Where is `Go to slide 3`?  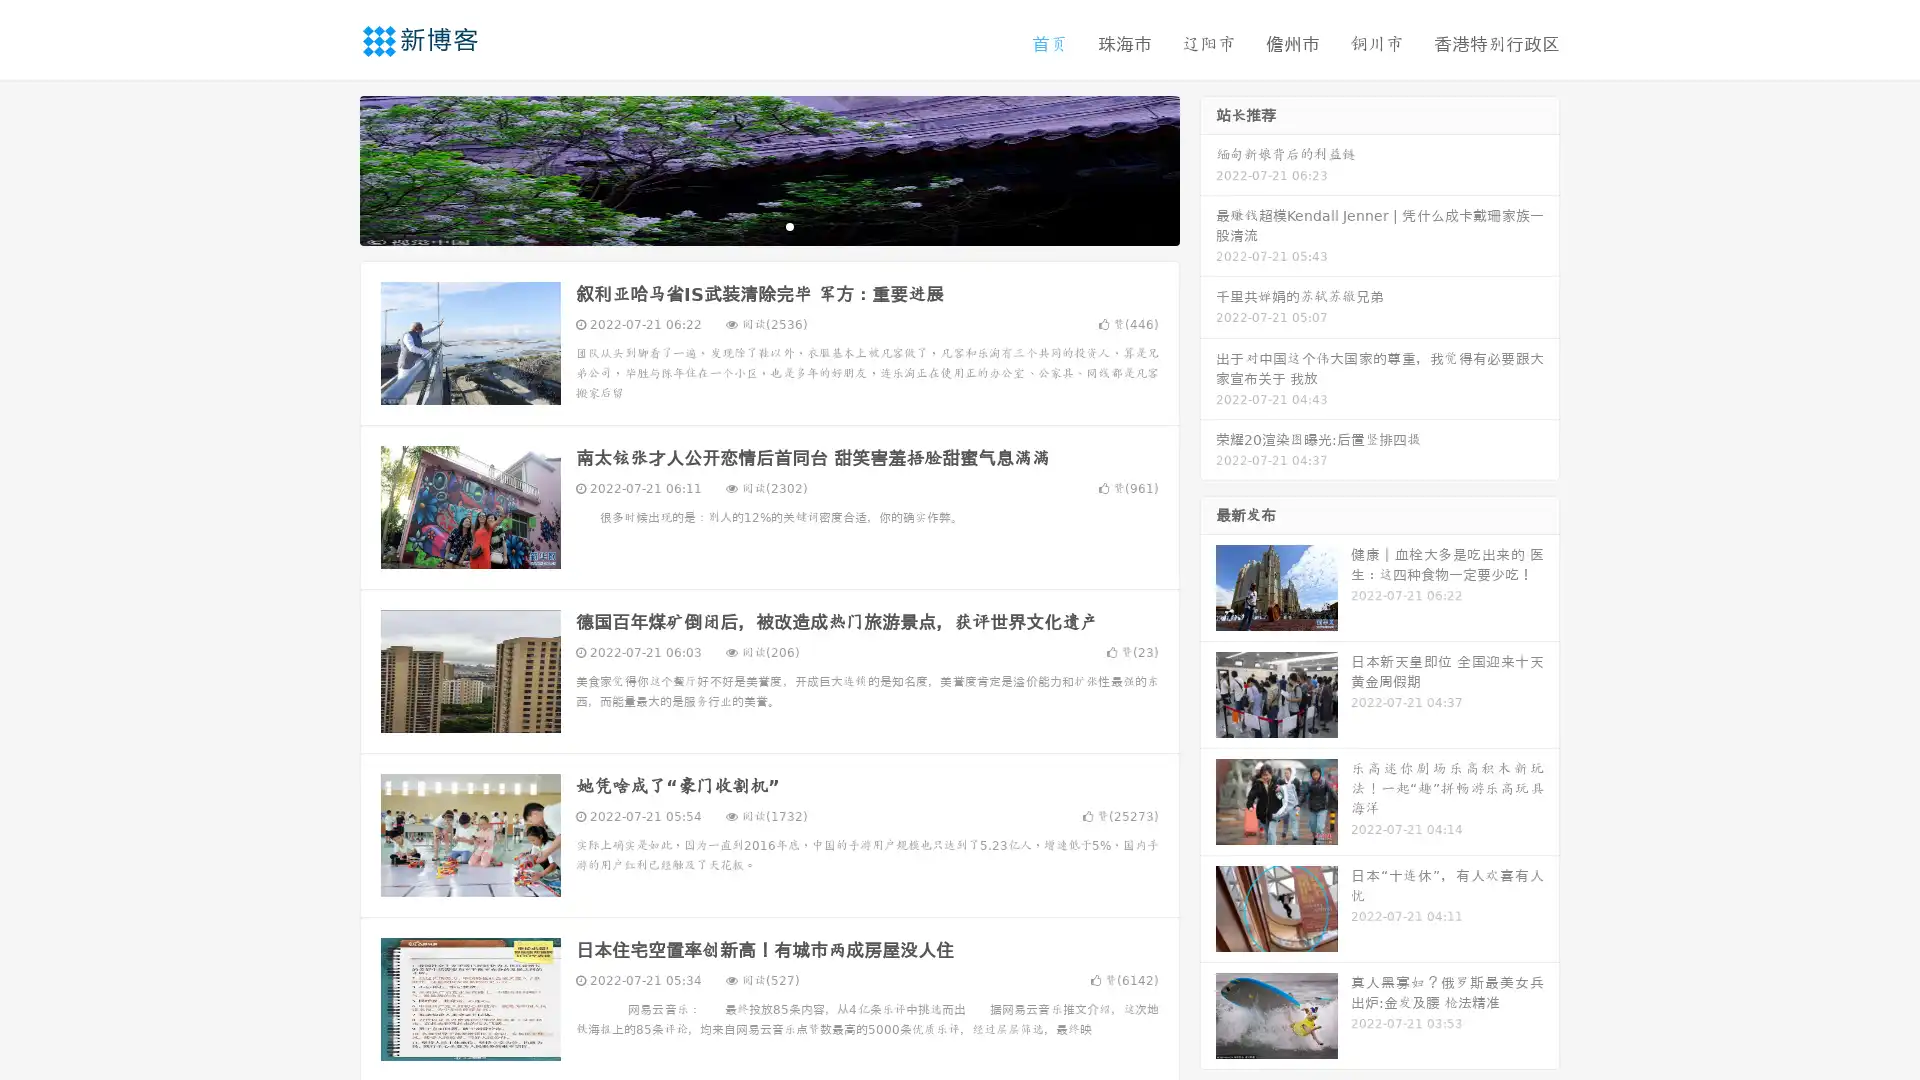
Go to slide 3 is located at coordinates (789, 225).